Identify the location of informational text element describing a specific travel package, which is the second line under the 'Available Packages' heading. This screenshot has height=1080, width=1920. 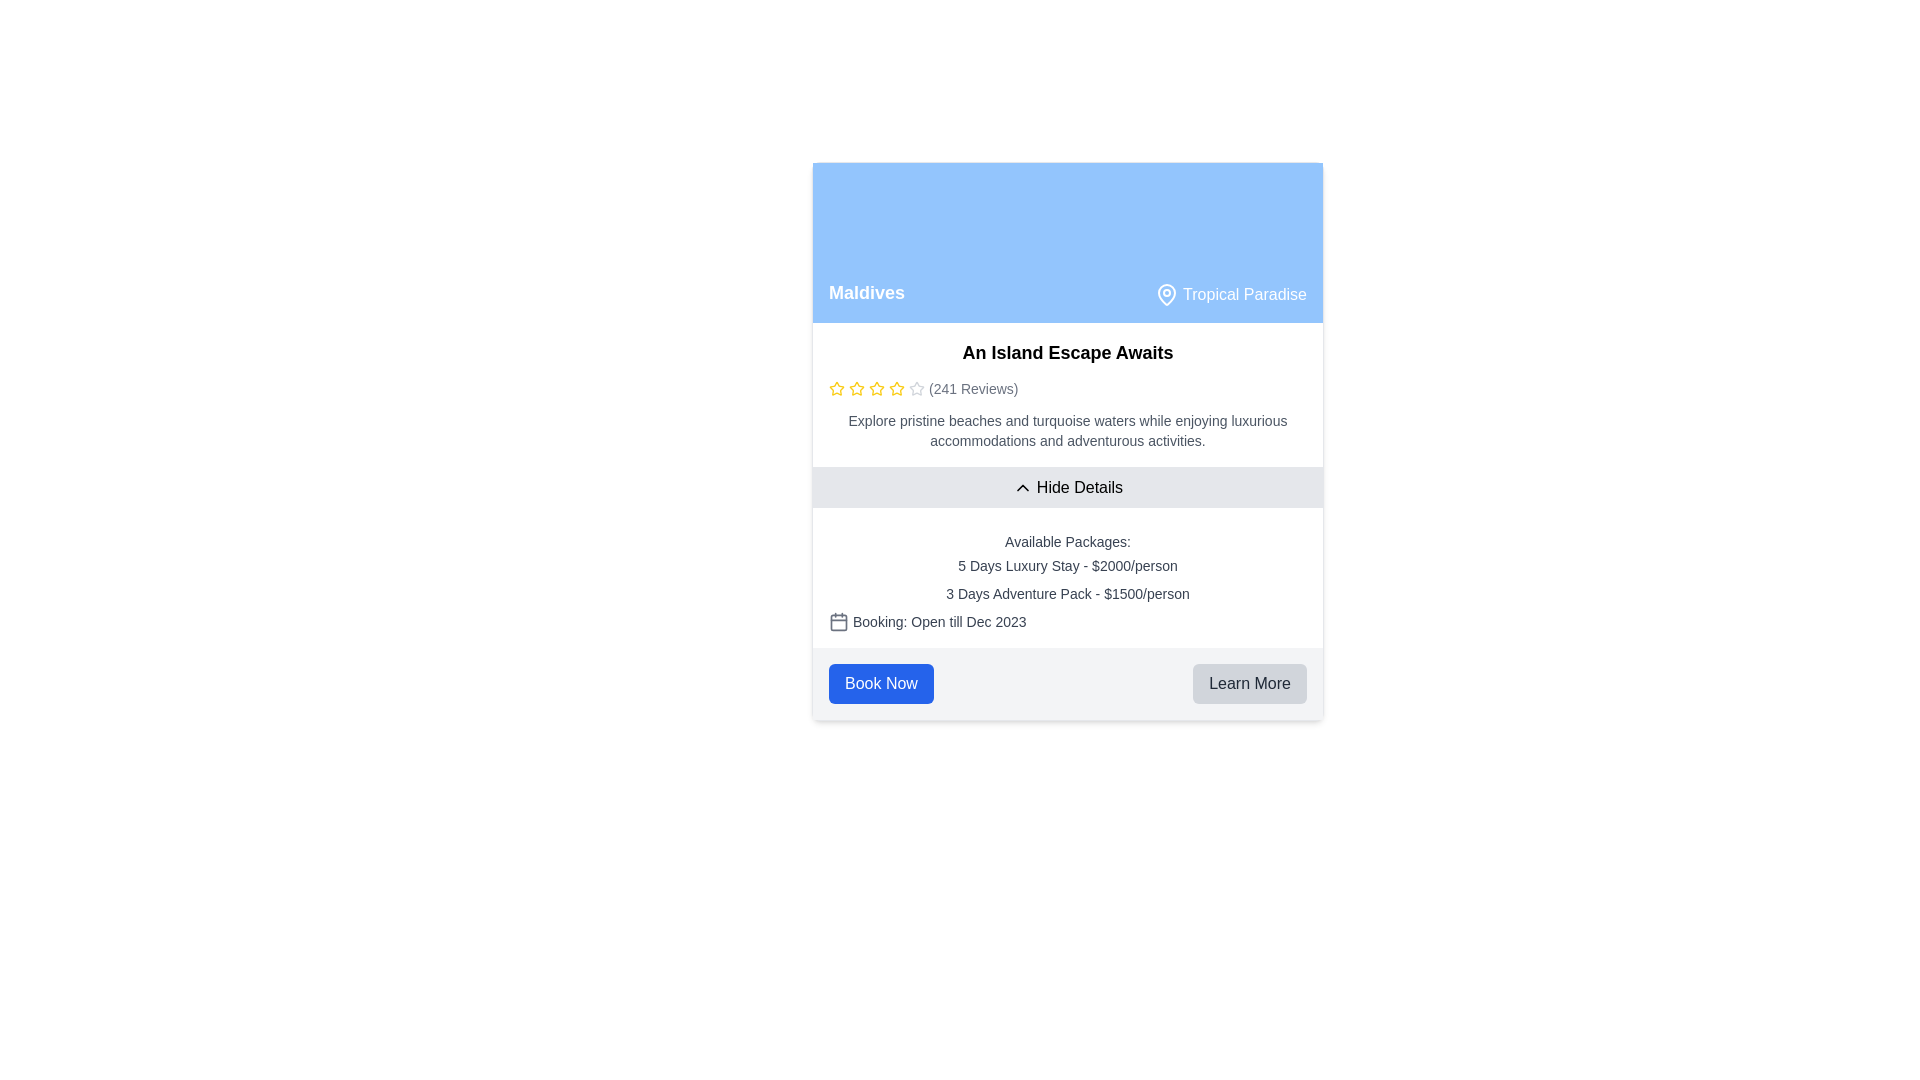
(1067, 593).